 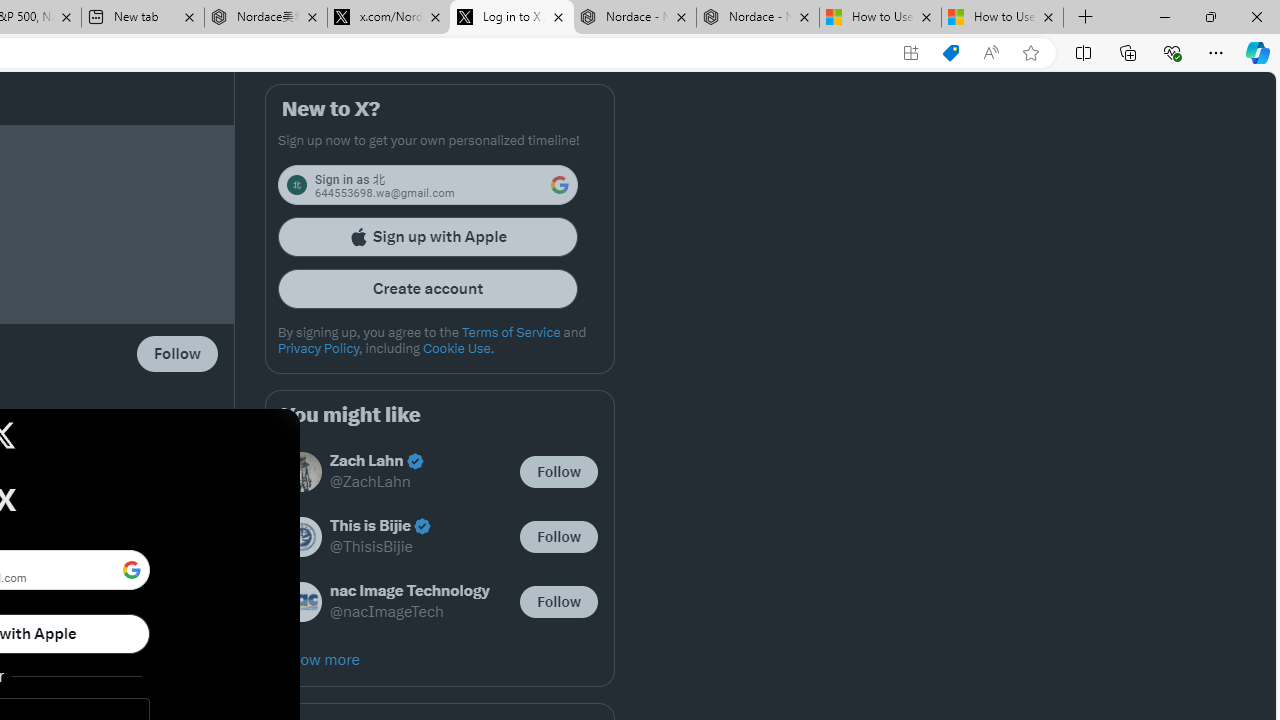 What do you see at coordinates (909, 52) in the screenshot?
I see `'App available. Install X'` at bounding box center [909, 52].